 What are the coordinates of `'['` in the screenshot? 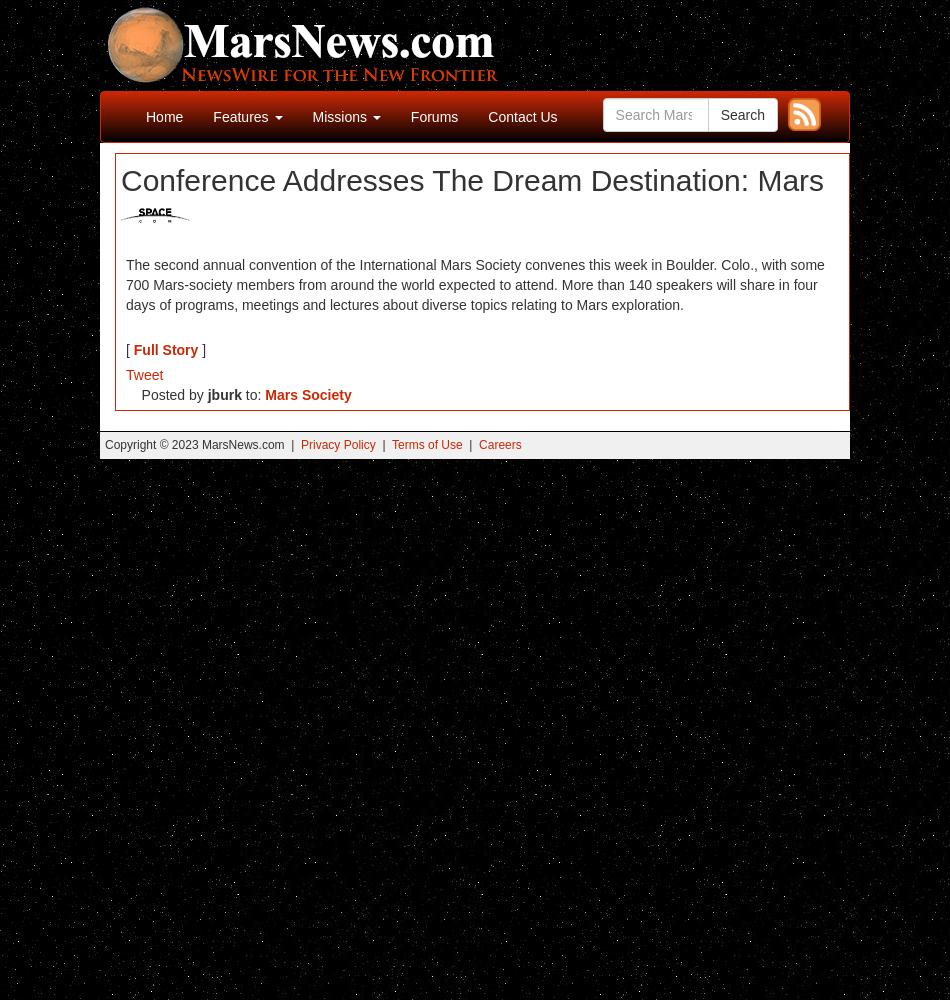 It's located at (129, 349).